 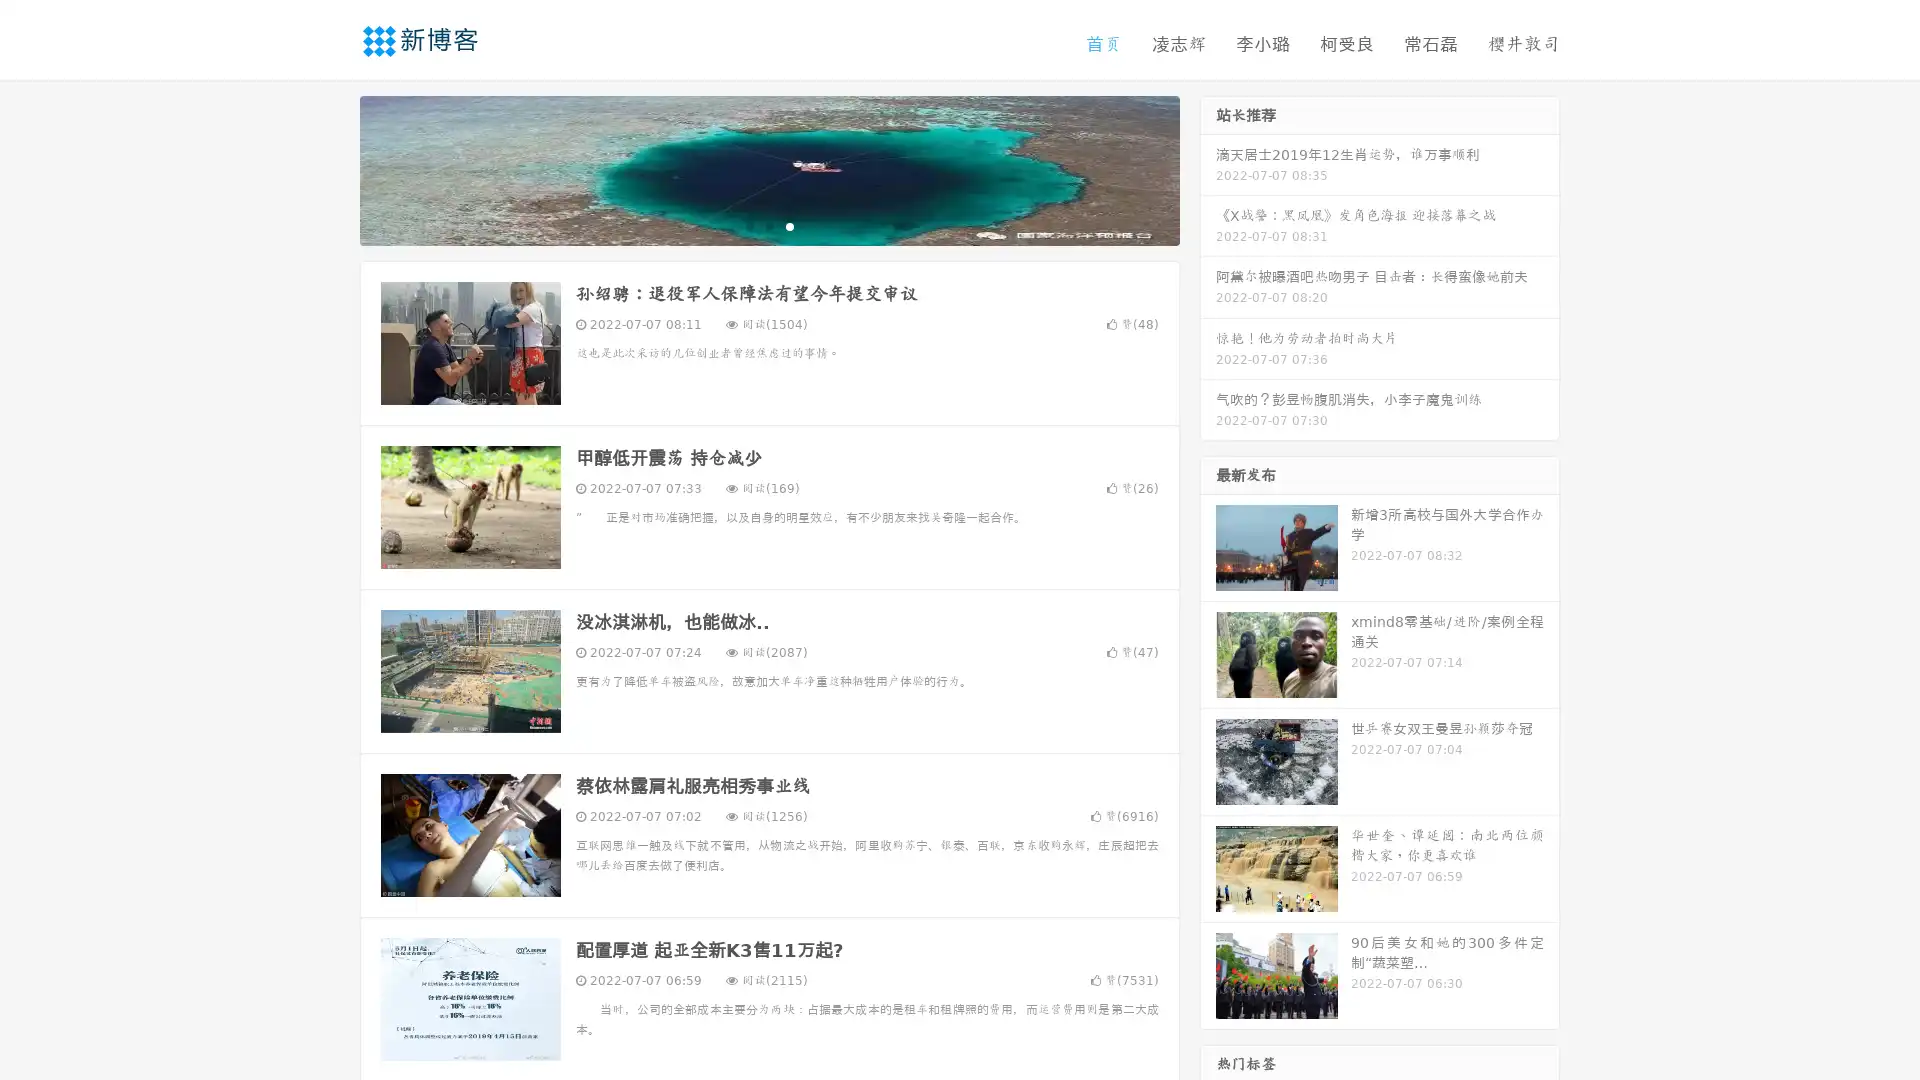 What do you see at coordinates (1208, 168) in the screenshot?
I see `Next slide` at bounding box center [1208, 168].